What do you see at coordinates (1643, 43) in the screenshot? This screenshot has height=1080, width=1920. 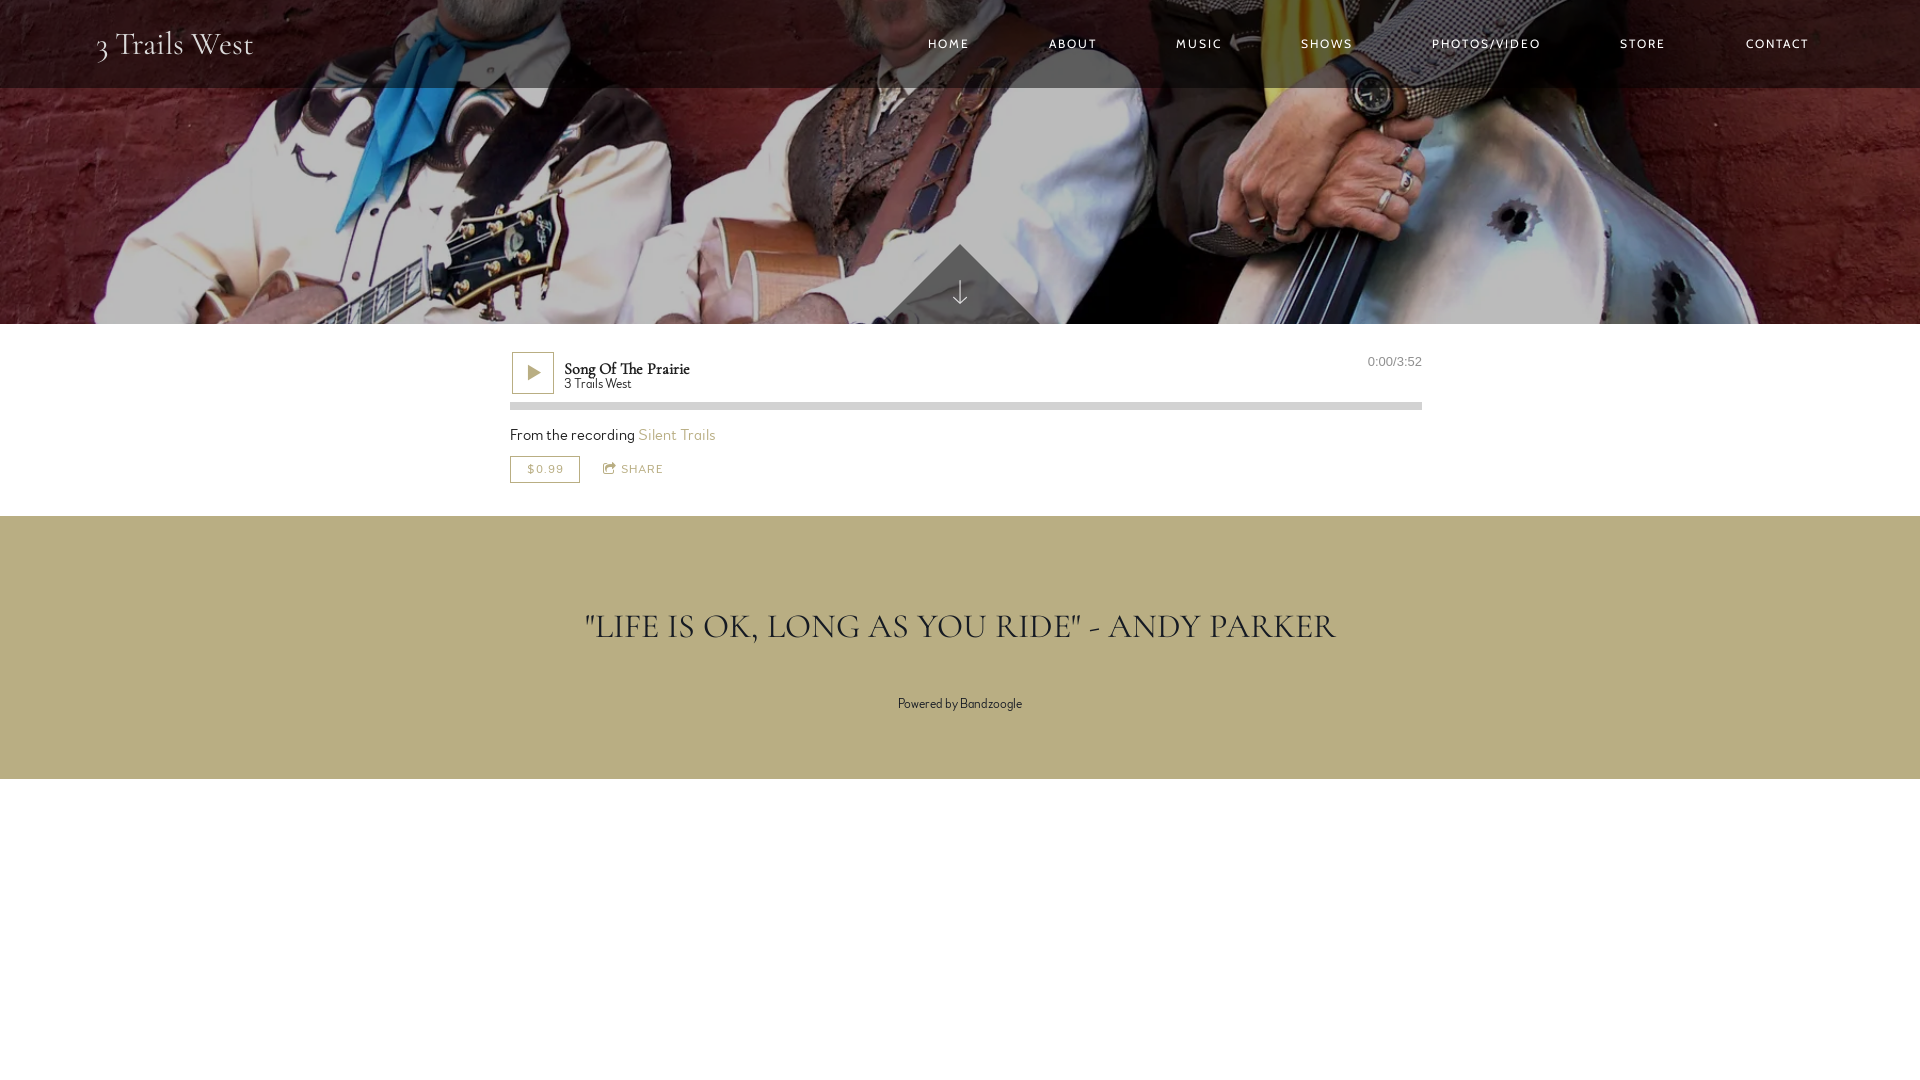 I see `'STORE'` at bounding box center [1643, 43].